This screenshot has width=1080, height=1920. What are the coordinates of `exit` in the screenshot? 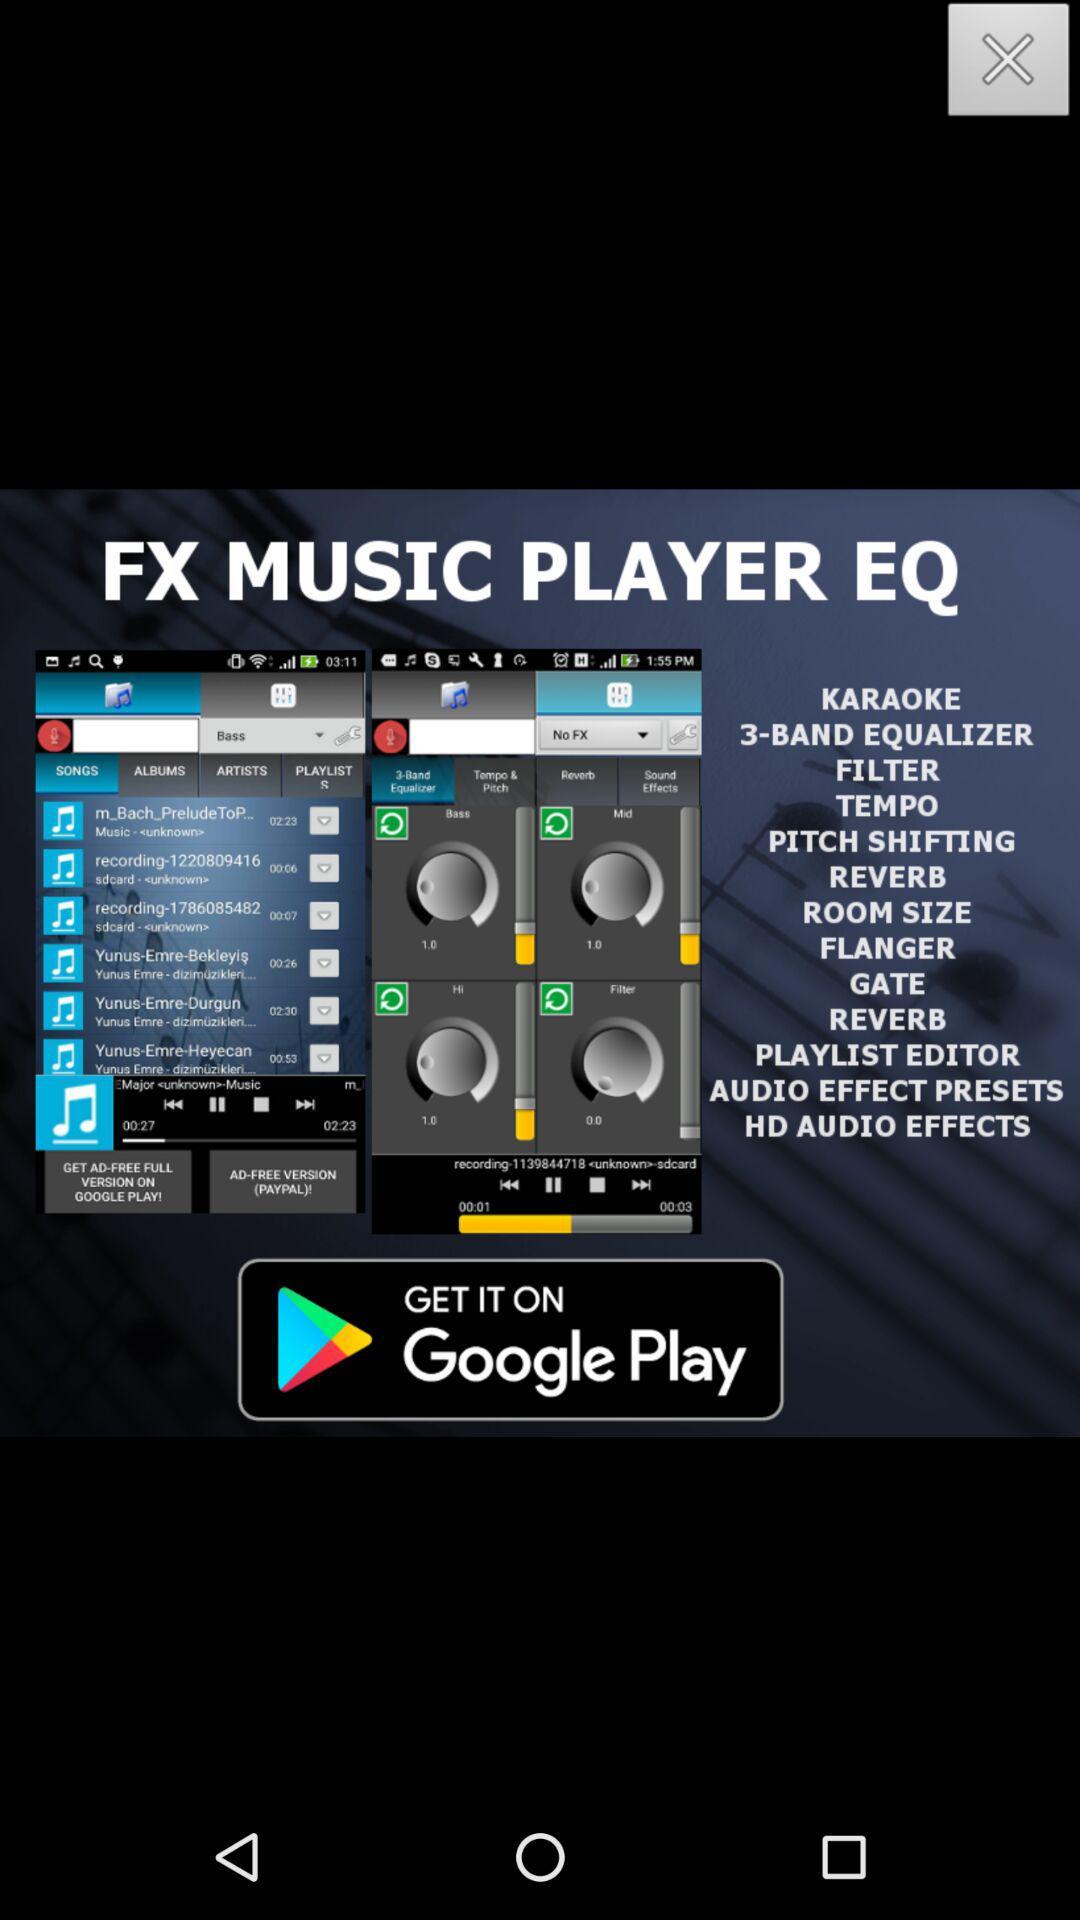 It's located at (1009, 65).